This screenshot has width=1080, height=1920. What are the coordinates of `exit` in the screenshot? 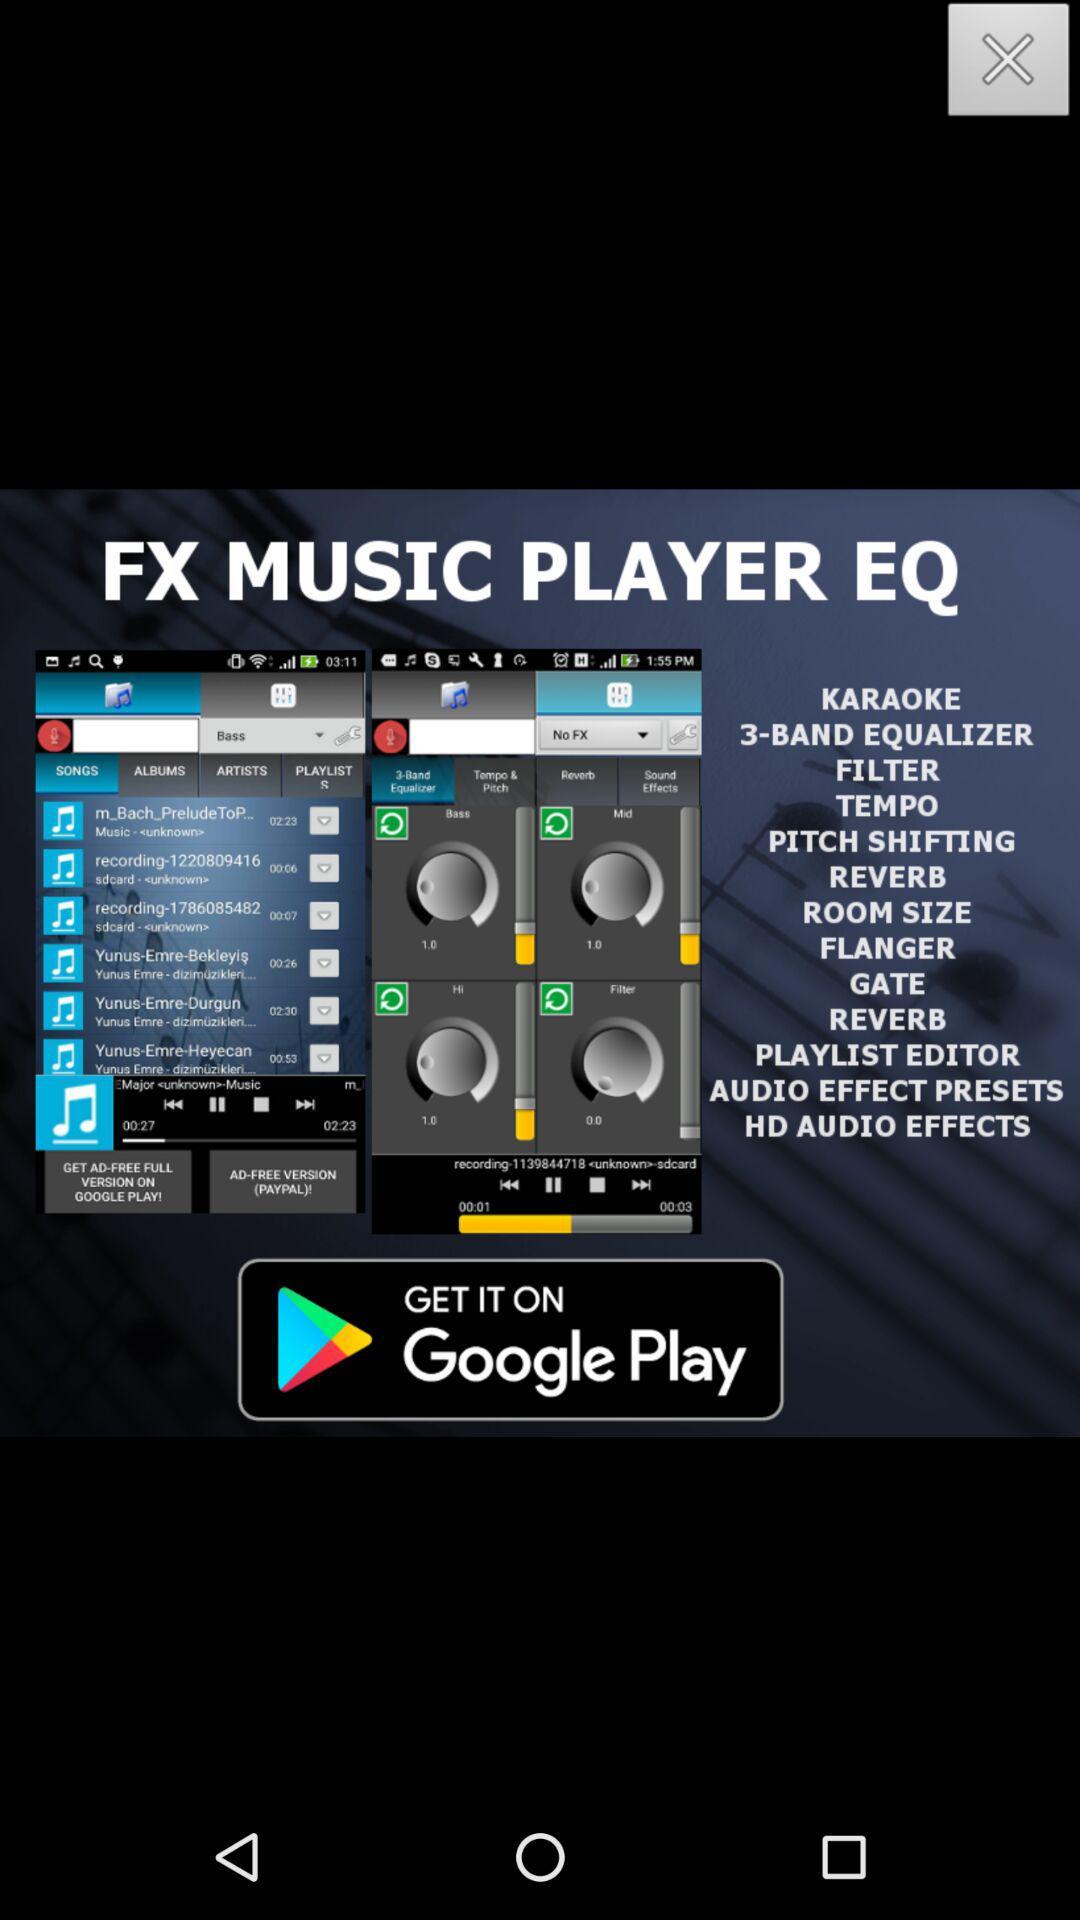 It's located at (1009, 65).